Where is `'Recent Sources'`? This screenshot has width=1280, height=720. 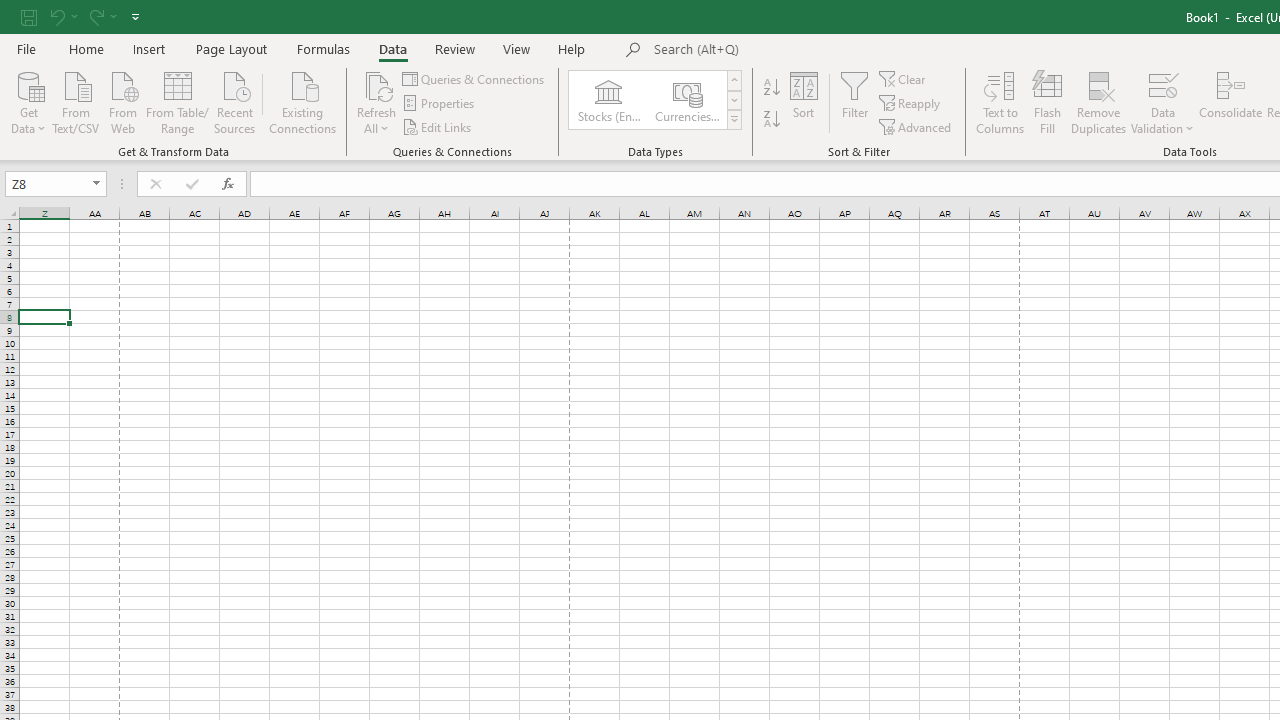
'Recent Sources' is located at coordinates (235, 101).